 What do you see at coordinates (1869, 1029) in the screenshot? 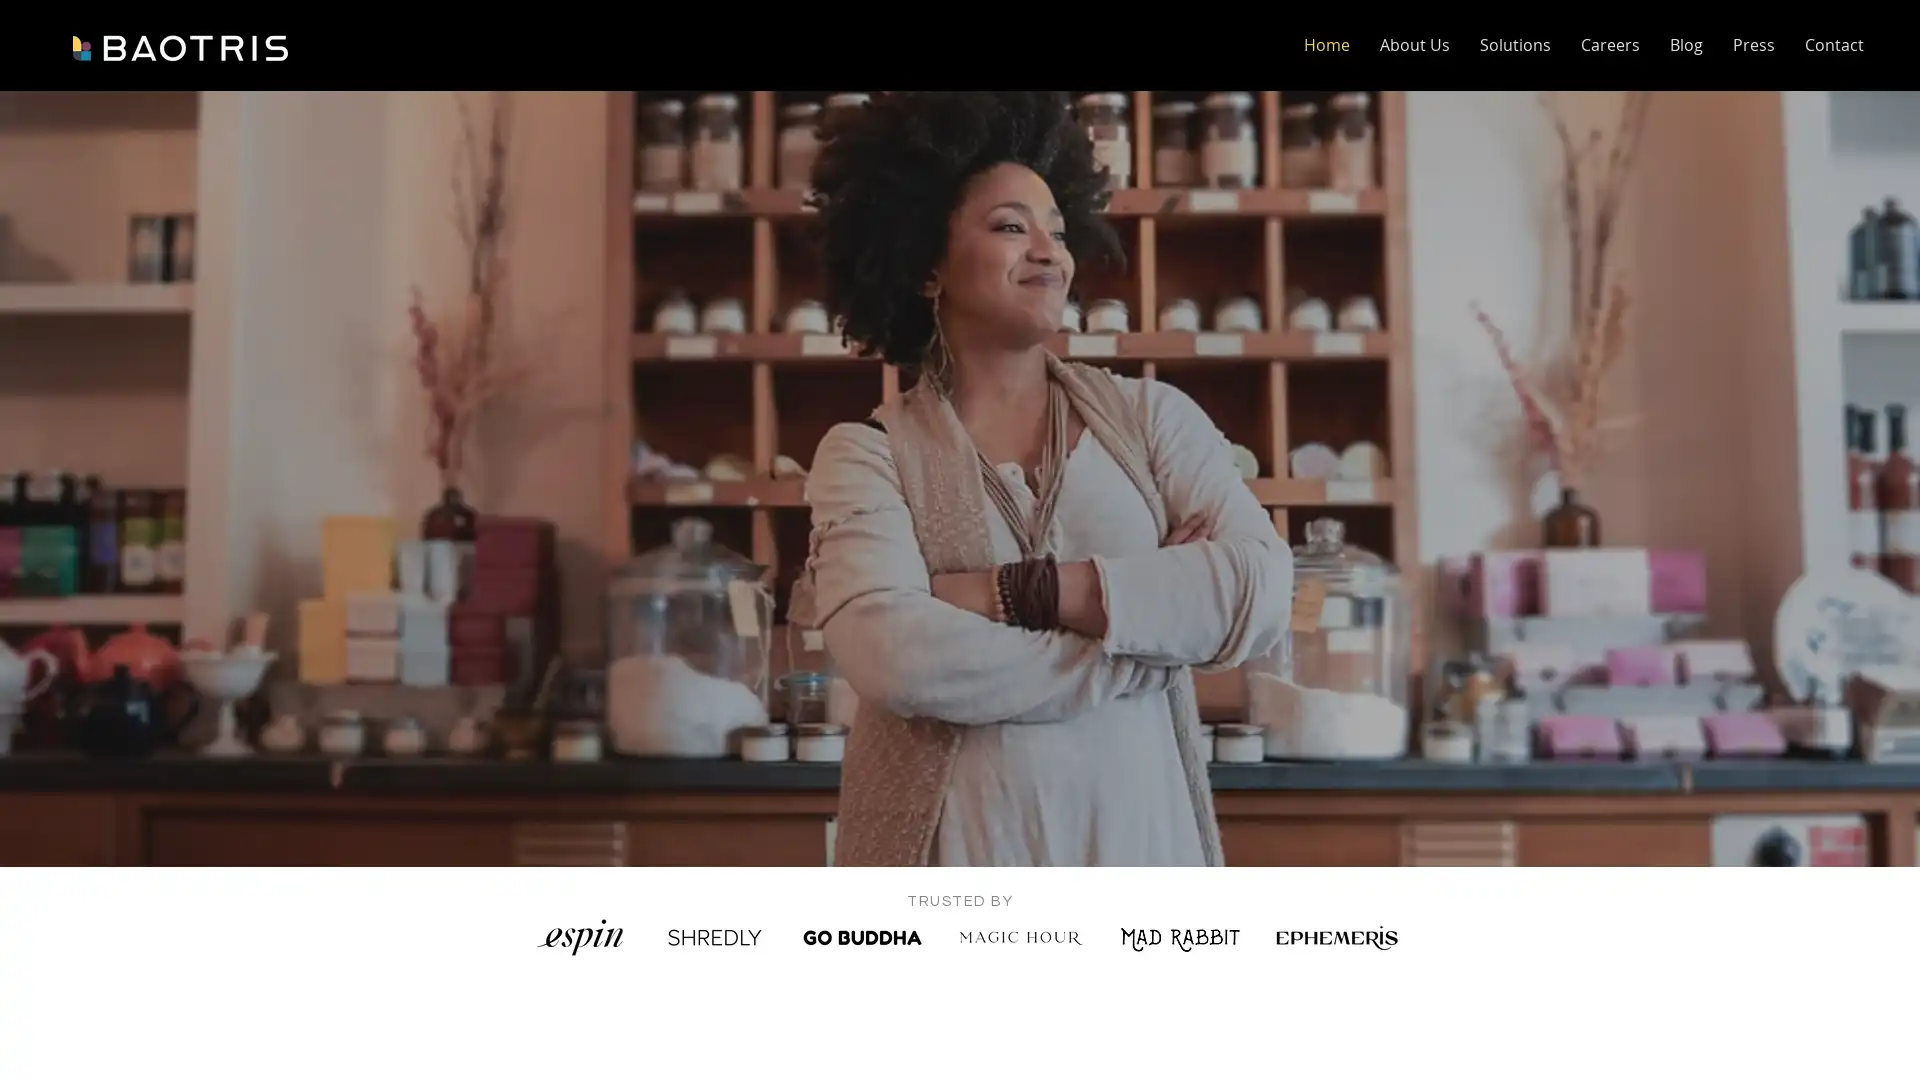
I see `Open Intercom Messenger` at bounding box center [1869, 1029].